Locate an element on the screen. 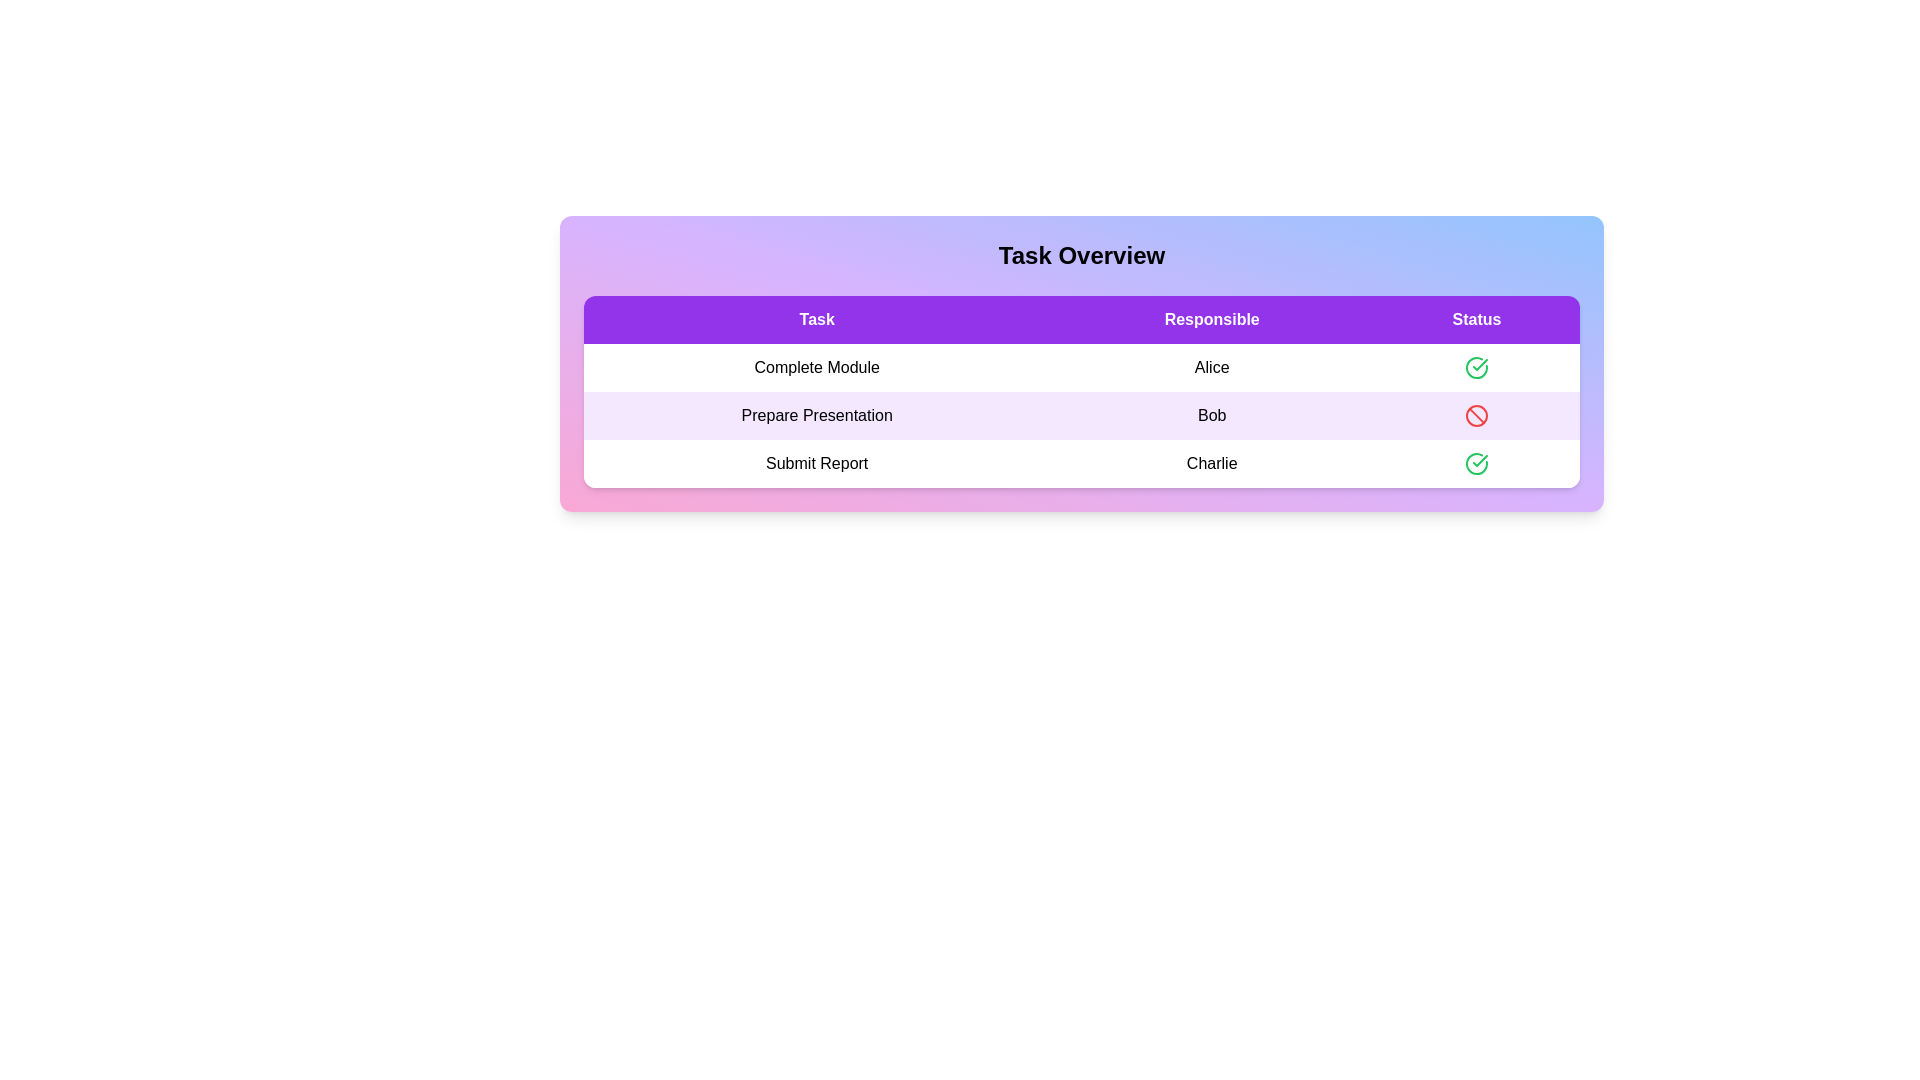  the checkmark icon representing a completed or successful status for the task associated with 'Charlie' in the 'Task Overview' table is located at coordinates (1480, 365).